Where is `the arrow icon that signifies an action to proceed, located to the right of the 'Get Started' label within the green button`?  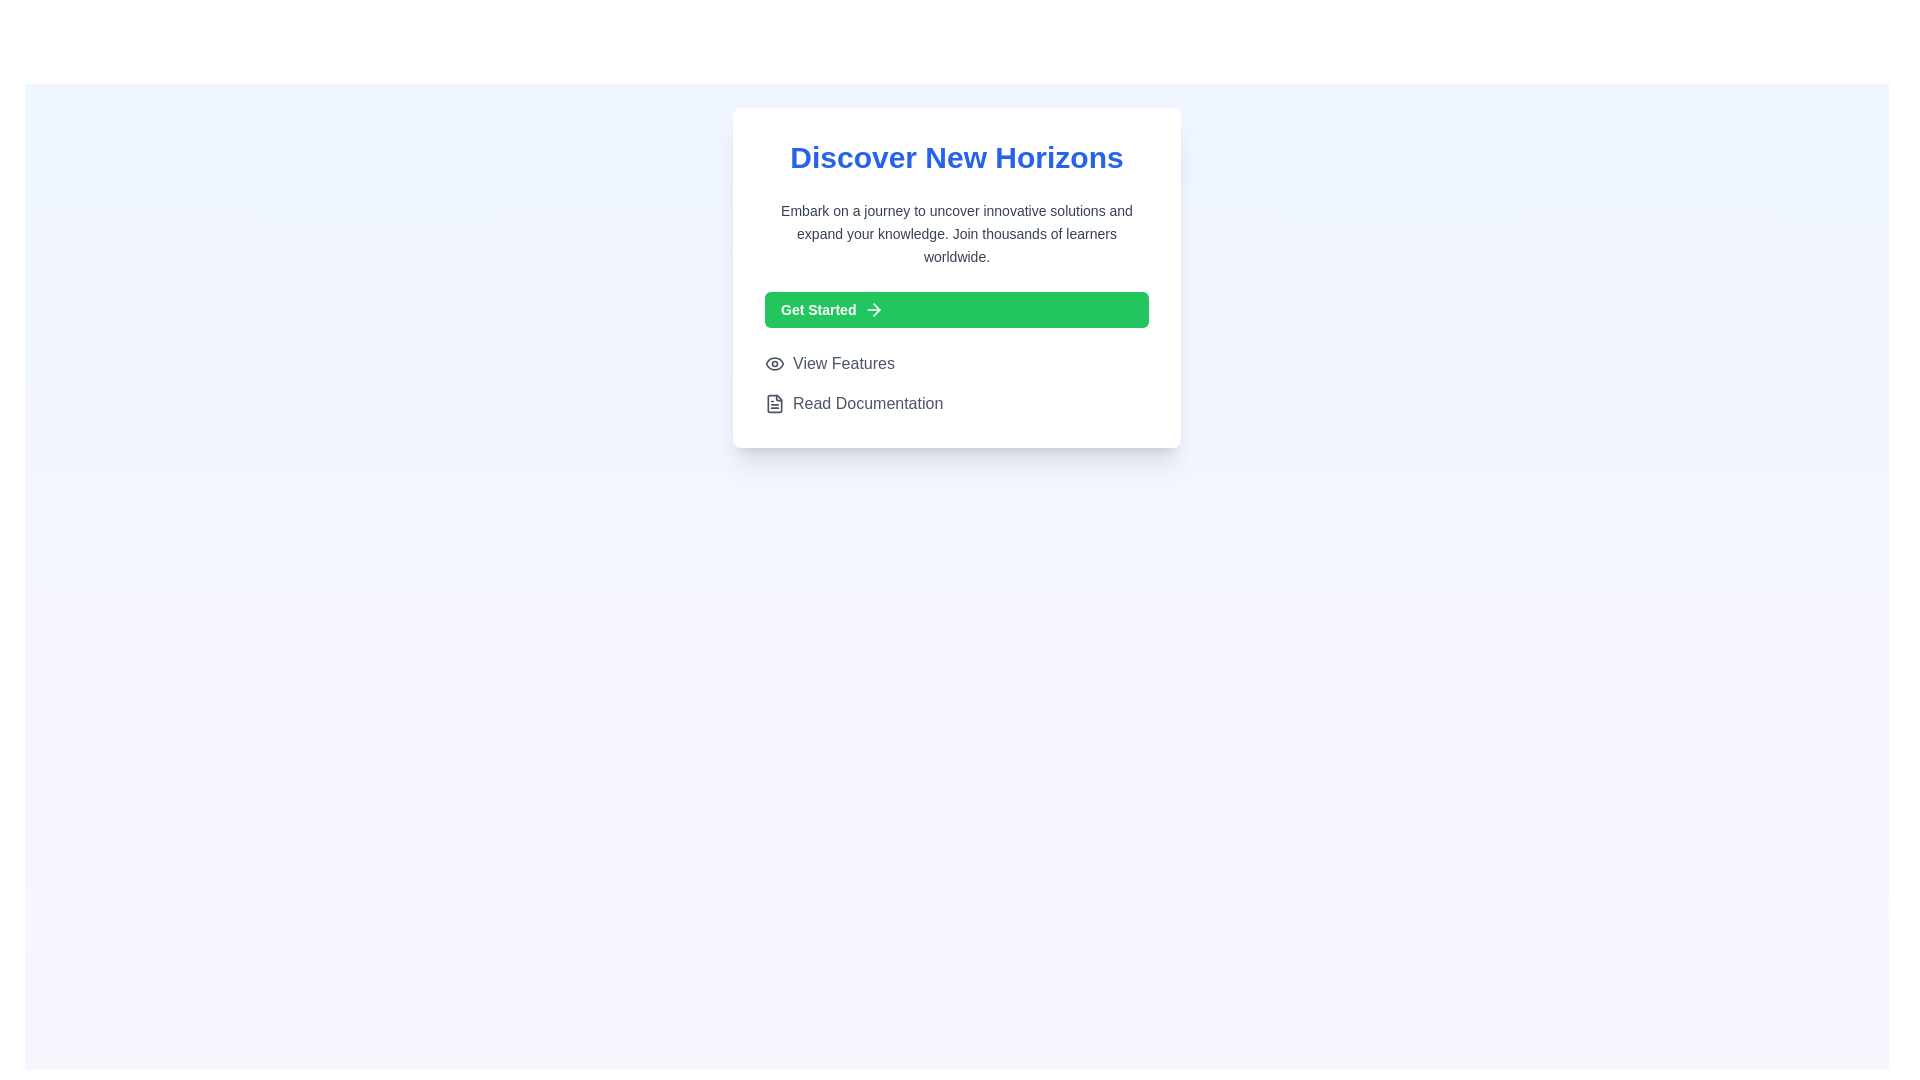 the arrow icon that signifies an action to proceed, located to the right of the 'Get Started' label within the green button is located at coordinates (874, 310).